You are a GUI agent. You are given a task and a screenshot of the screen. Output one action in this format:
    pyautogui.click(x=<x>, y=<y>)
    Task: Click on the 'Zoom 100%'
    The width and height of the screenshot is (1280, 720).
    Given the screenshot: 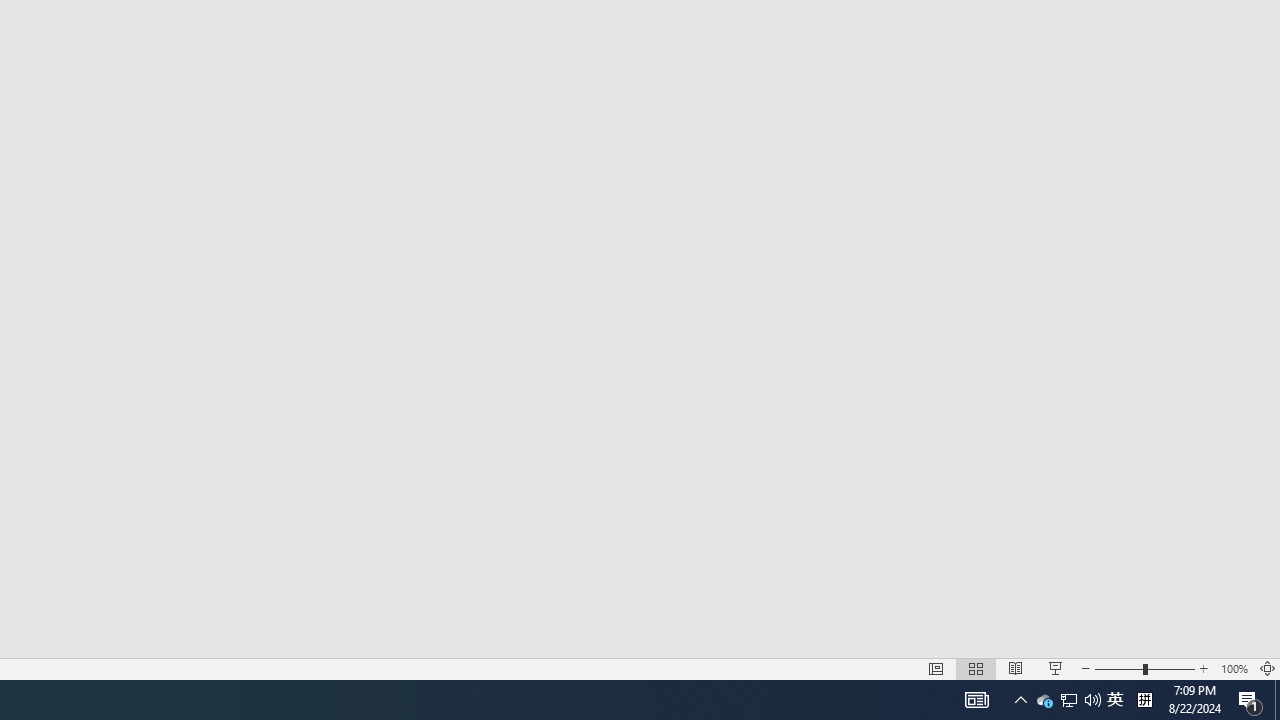 What is the action you would take?
    pyautogui.click(x=1233, y=669)
    